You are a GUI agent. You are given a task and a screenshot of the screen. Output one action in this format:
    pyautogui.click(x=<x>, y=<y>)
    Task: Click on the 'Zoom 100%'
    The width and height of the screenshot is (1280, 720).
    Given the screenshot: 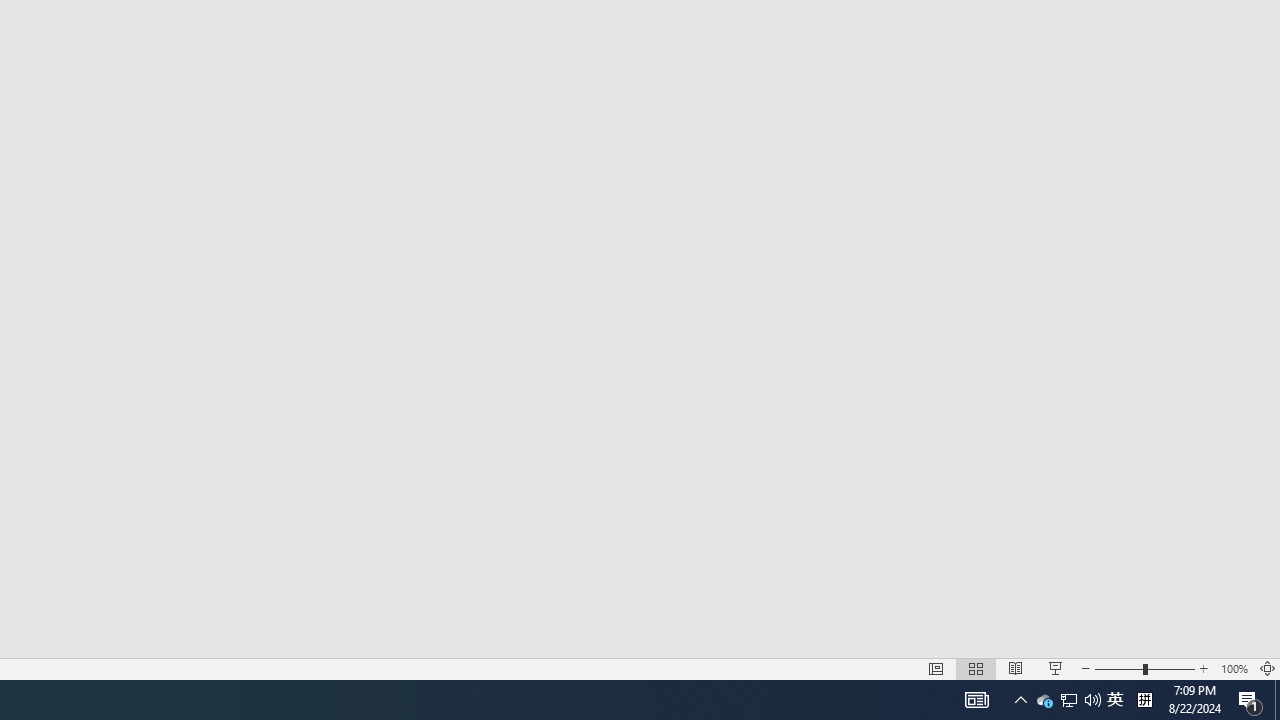 What is the action you would take?
    pyautogui.click(x=1233, y=669)
    